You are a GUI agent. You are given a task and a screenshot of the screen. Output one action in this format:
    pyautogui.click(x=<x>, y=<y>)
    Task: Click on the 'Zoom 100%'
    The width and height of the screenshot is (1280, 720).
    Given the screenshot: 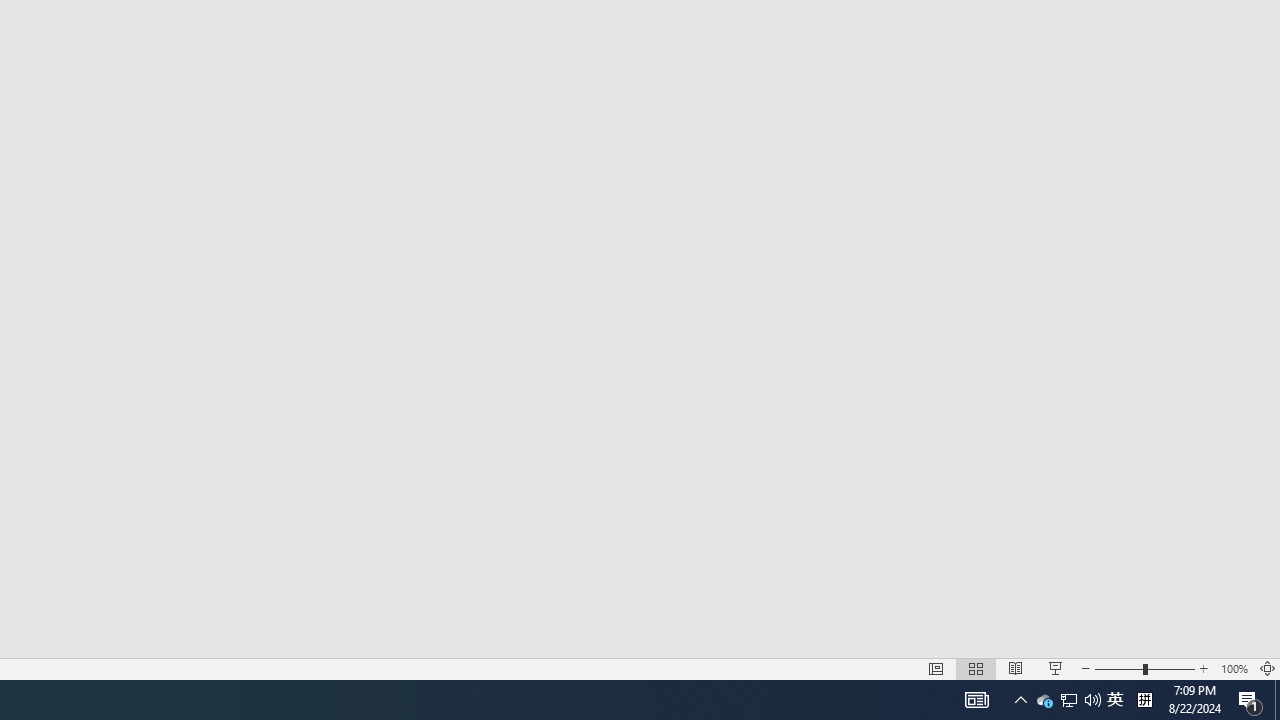 What is the action you would take?
    pyautogui.click(x=1233, y=669)
    